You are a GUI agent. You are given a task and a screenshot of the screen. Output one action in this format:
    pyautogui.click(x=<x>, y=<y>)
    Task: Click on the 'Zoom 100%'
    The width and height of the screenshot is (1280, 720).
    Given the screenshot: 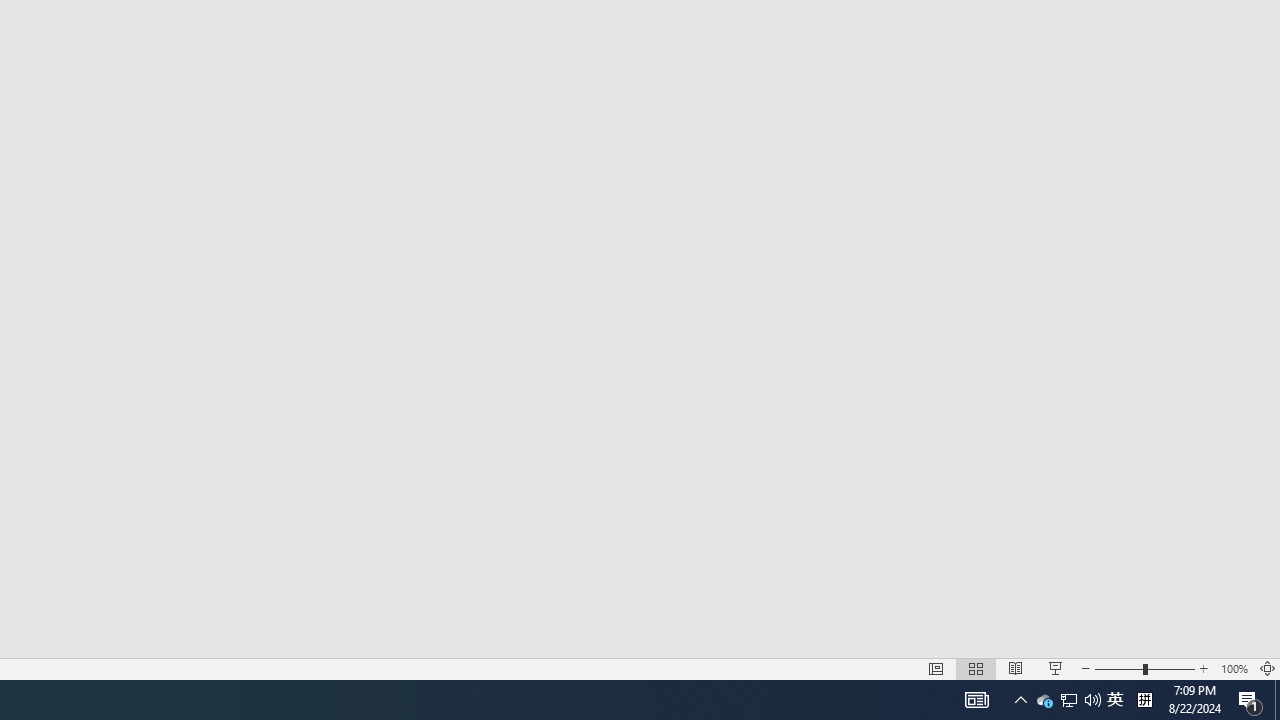 What is the action you would take?
    pyautogui.click(x=1233, y=669)
    